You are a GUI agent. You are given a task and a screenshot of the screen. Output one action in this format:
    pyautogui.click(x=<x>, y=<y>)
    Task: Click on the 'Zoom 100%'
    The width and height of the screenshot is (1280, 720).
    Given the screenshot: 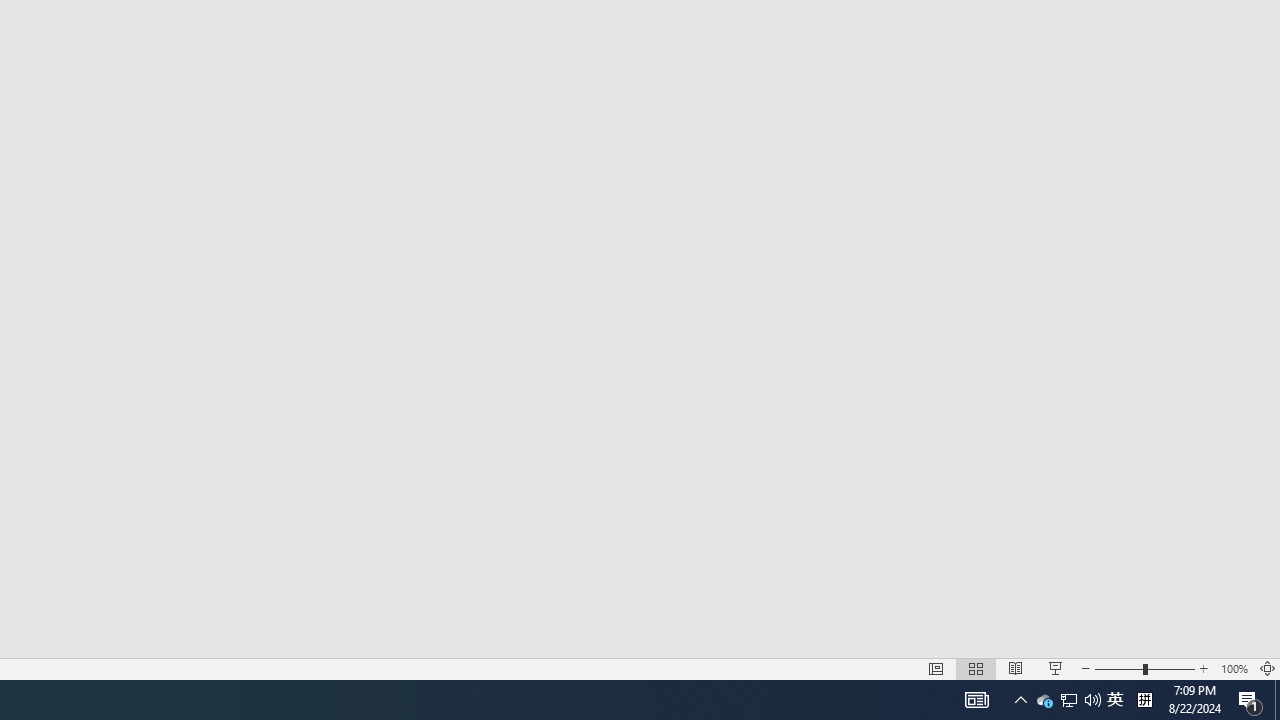 What is the action you would take?
    pyautogui.click(x=1233, y=669)
    